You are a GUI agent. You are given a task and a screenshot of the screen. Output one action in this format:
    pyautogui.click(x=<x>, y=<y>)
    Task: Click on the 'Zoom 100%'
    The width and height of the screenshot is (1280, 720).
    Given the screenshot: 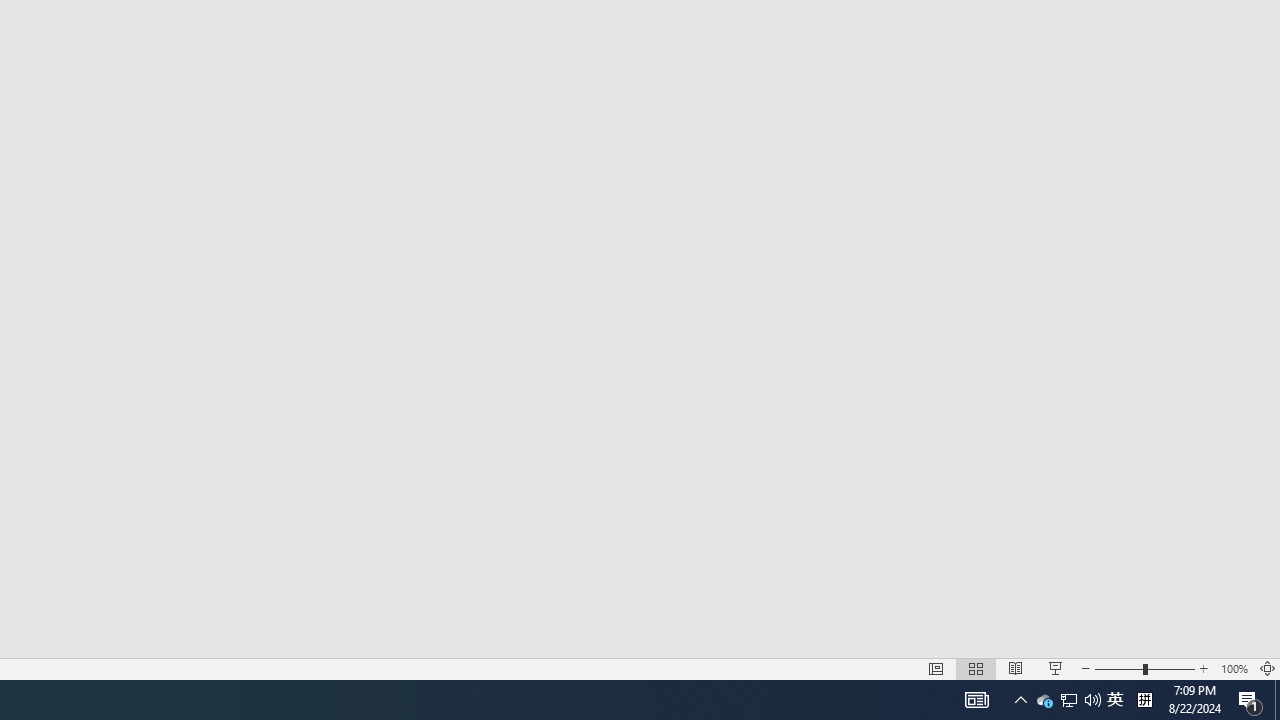 What is the action you would take?
    pyautogui.click(x=1233, y=669)
    